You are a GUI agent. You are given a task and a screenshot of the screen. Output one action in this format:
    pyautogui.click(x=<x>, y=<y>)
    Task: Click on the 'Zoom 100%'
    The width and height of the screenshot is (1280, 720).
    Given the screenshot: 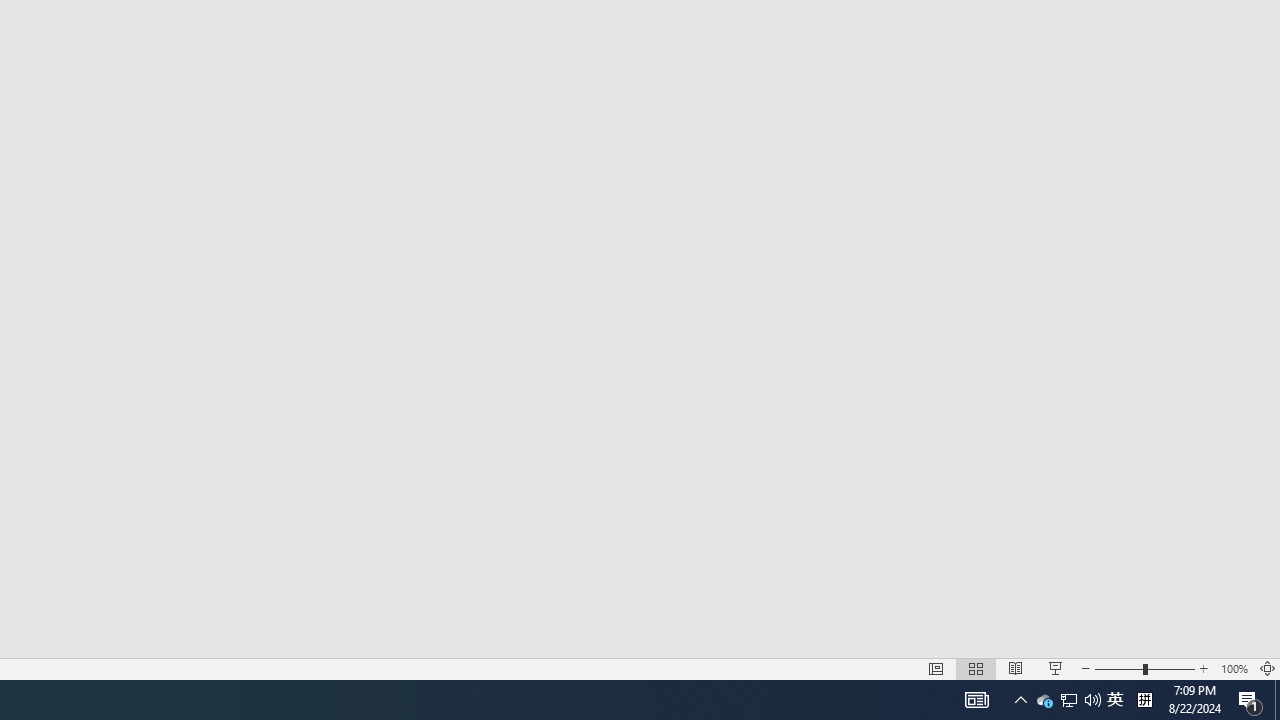 What is the action you would take?
    pyautogui.click(x=1233, y=669)
    